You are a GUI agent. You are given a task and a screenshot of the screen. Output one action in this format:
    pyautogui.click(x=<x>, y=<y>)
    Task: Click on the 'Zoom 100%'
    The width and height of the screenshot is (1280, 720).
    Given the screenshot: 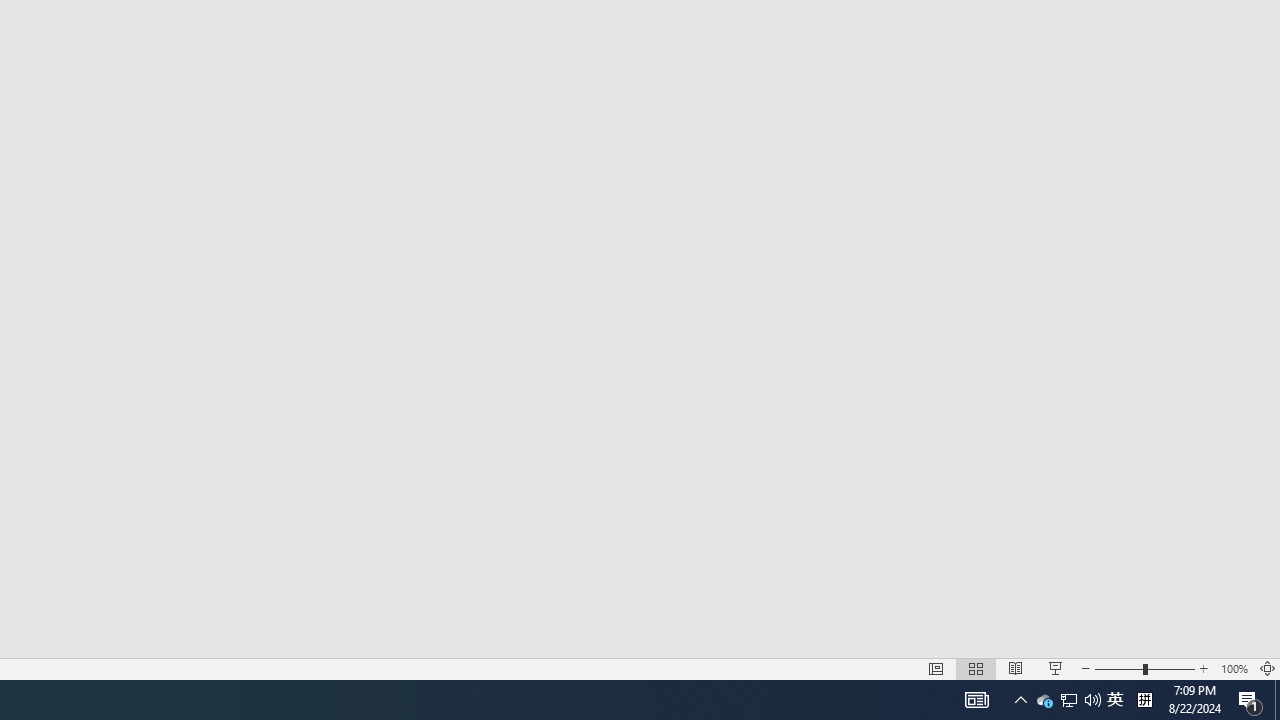 What is the action you would take?
    pyautogui.click(x=1233, y=669)
    